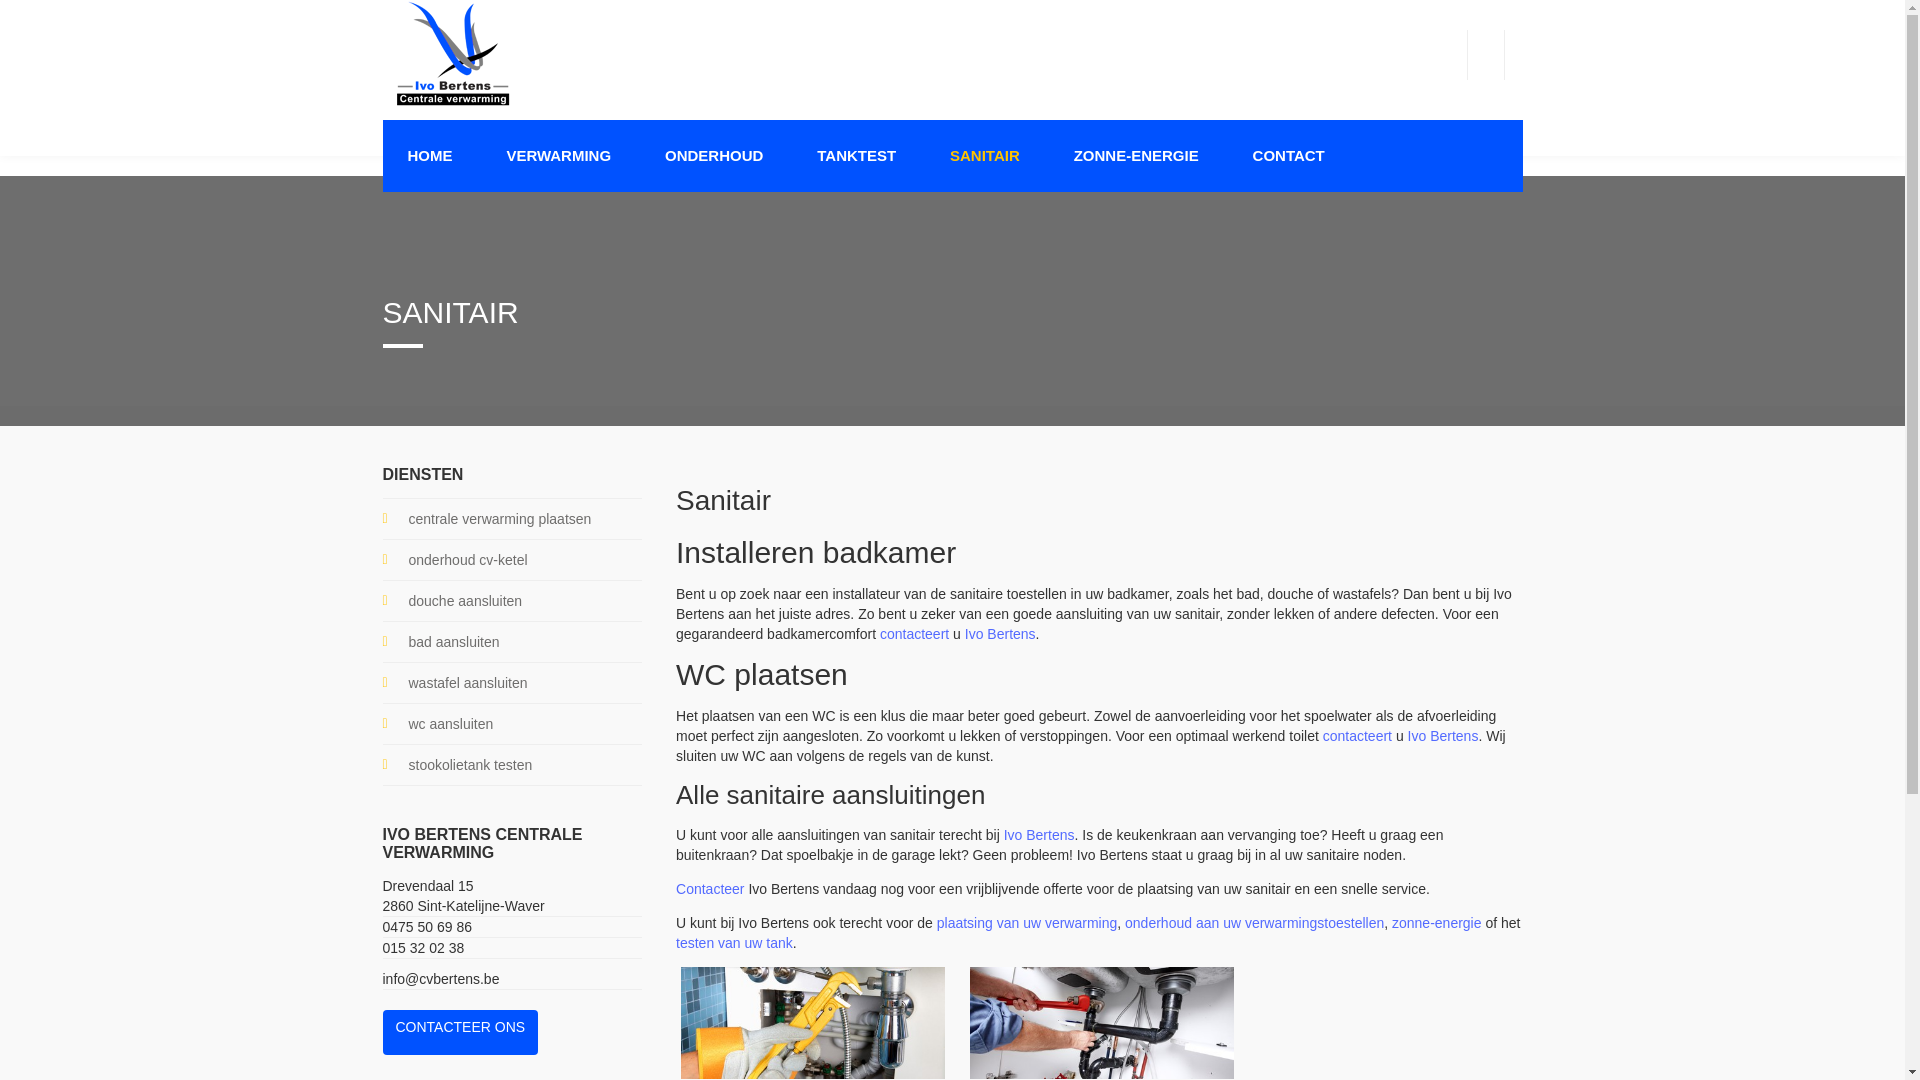 The image size is (1920, 1080). What do you see at coordinates (511, 724) in the screenshot?
I see `'wc aansluiten'` at bounding box center [511, 724].